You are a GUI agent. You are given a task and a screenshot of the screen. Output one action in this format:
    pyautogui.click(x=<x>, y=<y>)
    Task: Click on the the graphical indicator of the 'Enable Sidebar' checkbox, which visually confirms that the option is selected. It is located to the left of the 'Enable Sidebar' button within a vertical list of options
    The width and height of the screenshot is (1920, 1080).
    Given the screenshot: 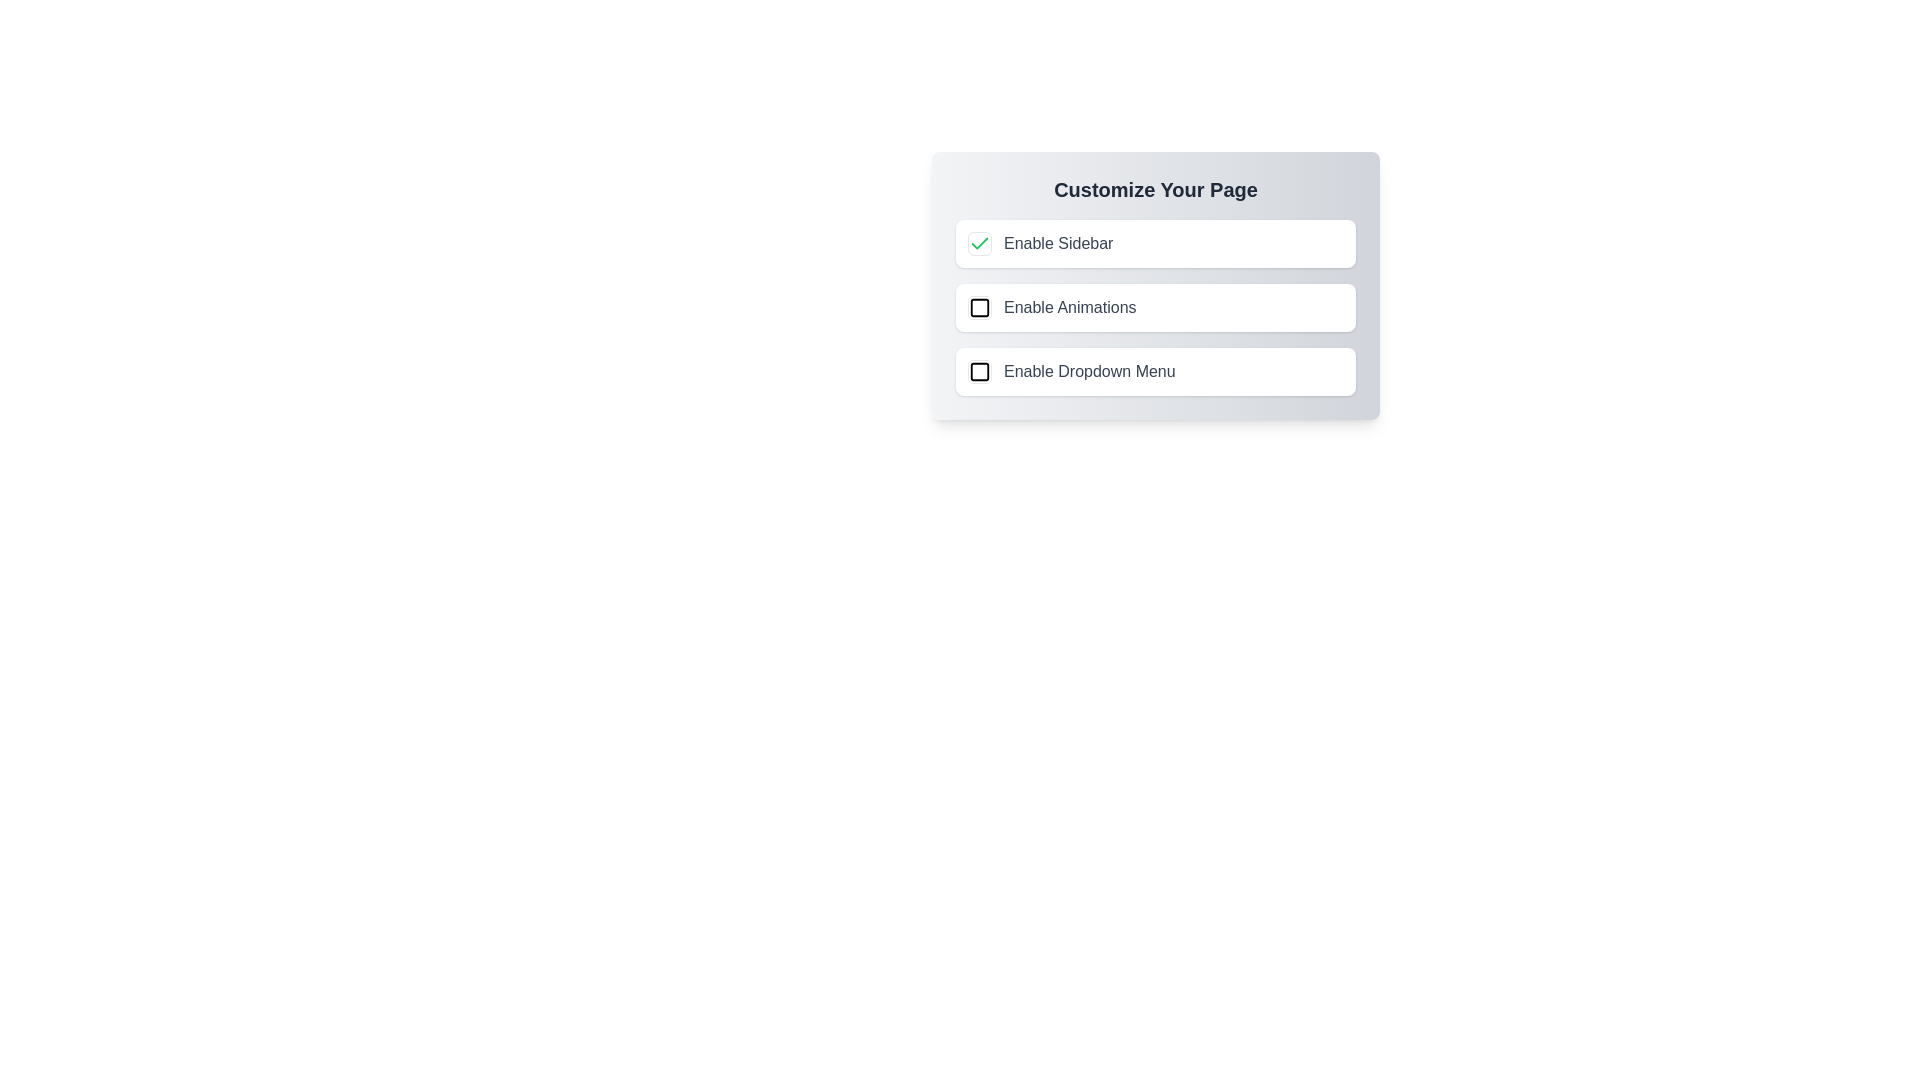 What is the action you would take?
    pyautogui.click(x=979, y=242)
    